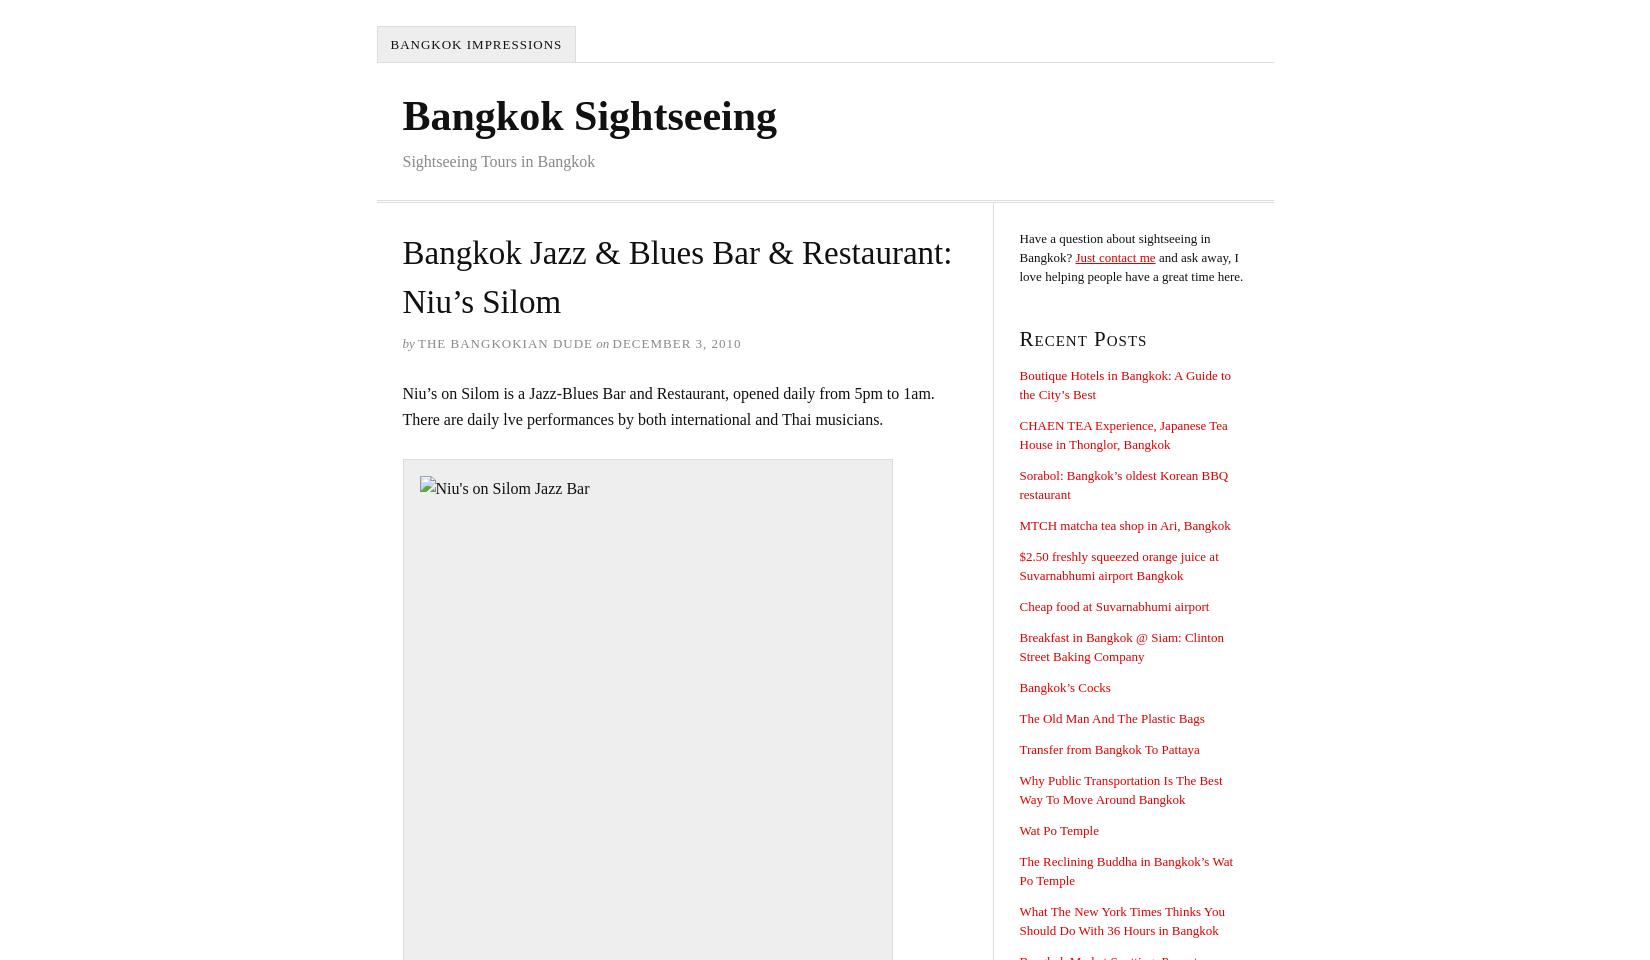 Image resolution: width=1650 pixels, height=960 pixels. Describe the element at coordinates (1125, 870) in the screenshot. I see `'The Reclining Buddha in Bangkok’s Wat Po Temple'` at that location.